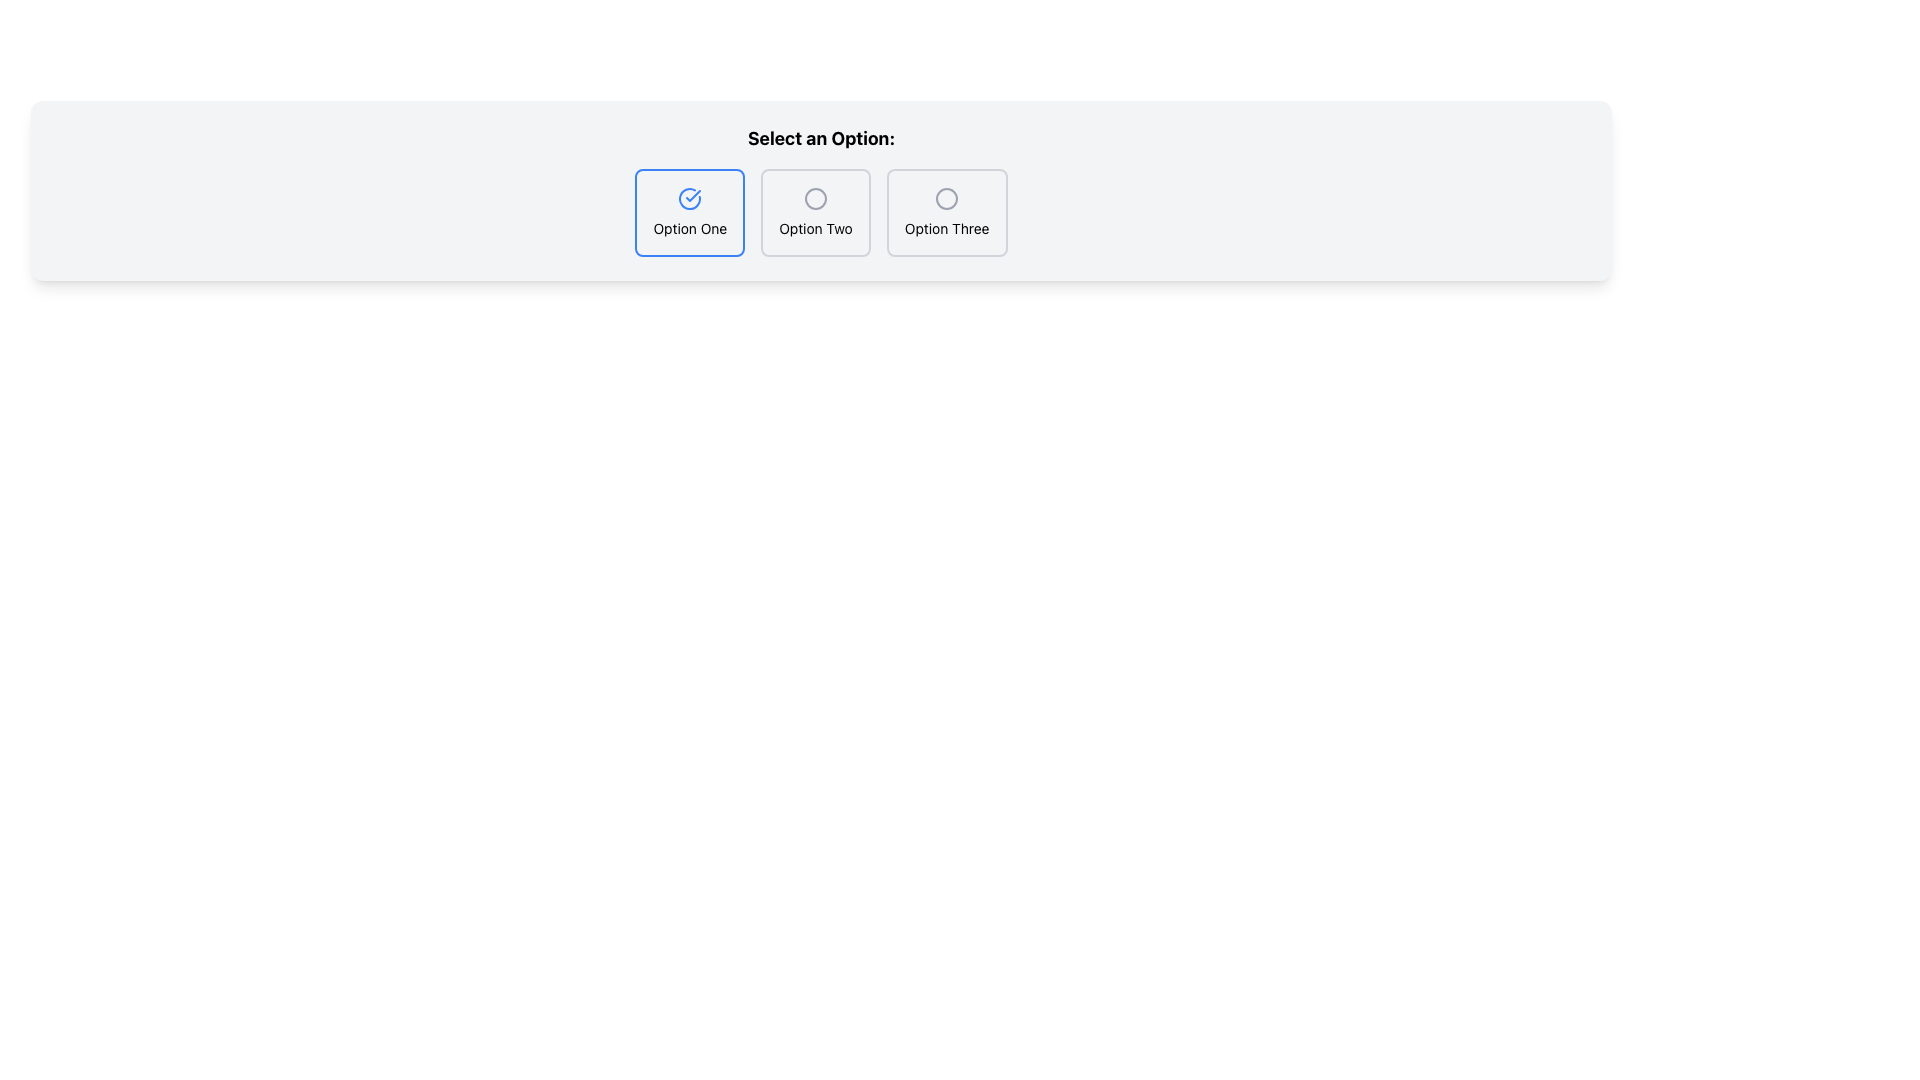 The width and height of the screenshot is (1920, 1080). I want to click on the radio button indicator, which is a circle with a light gray outline and a white fill, located within the second option labeled 'Option Two' in the horizontal choice group, so click(816, 199).